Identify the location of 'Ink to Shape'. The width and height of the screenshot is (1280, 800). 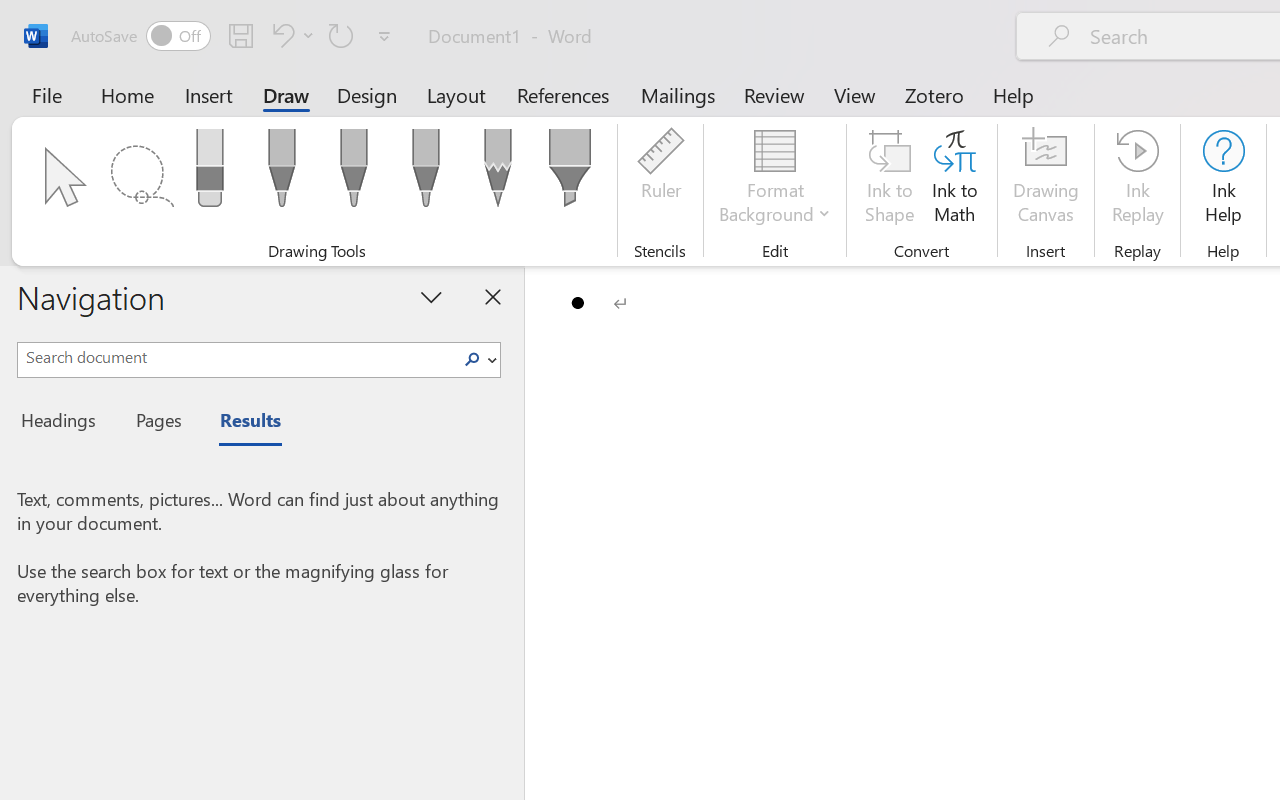
(889, 179).